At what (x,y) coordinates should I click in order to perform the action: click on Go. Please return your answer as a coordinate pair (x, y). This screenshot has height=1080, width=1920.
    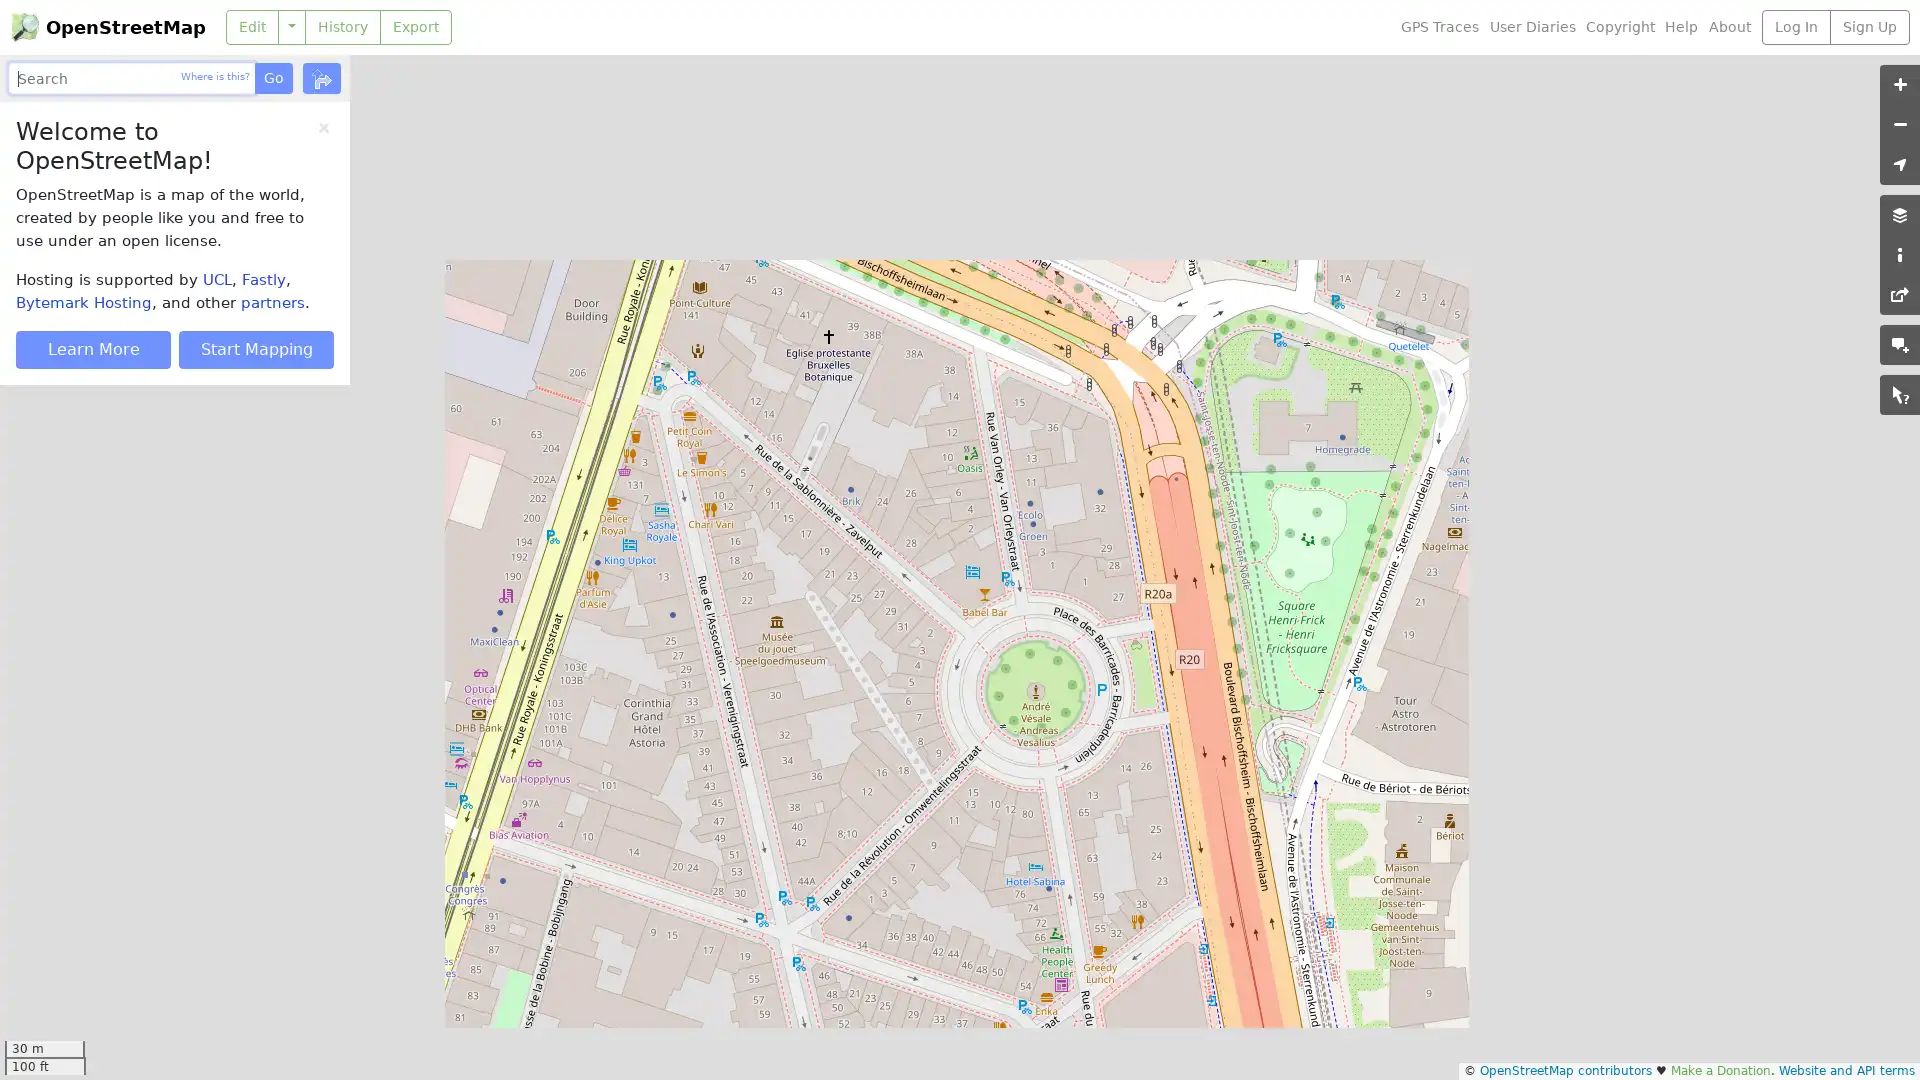
    Looking at the image, I should click on (272, 77).